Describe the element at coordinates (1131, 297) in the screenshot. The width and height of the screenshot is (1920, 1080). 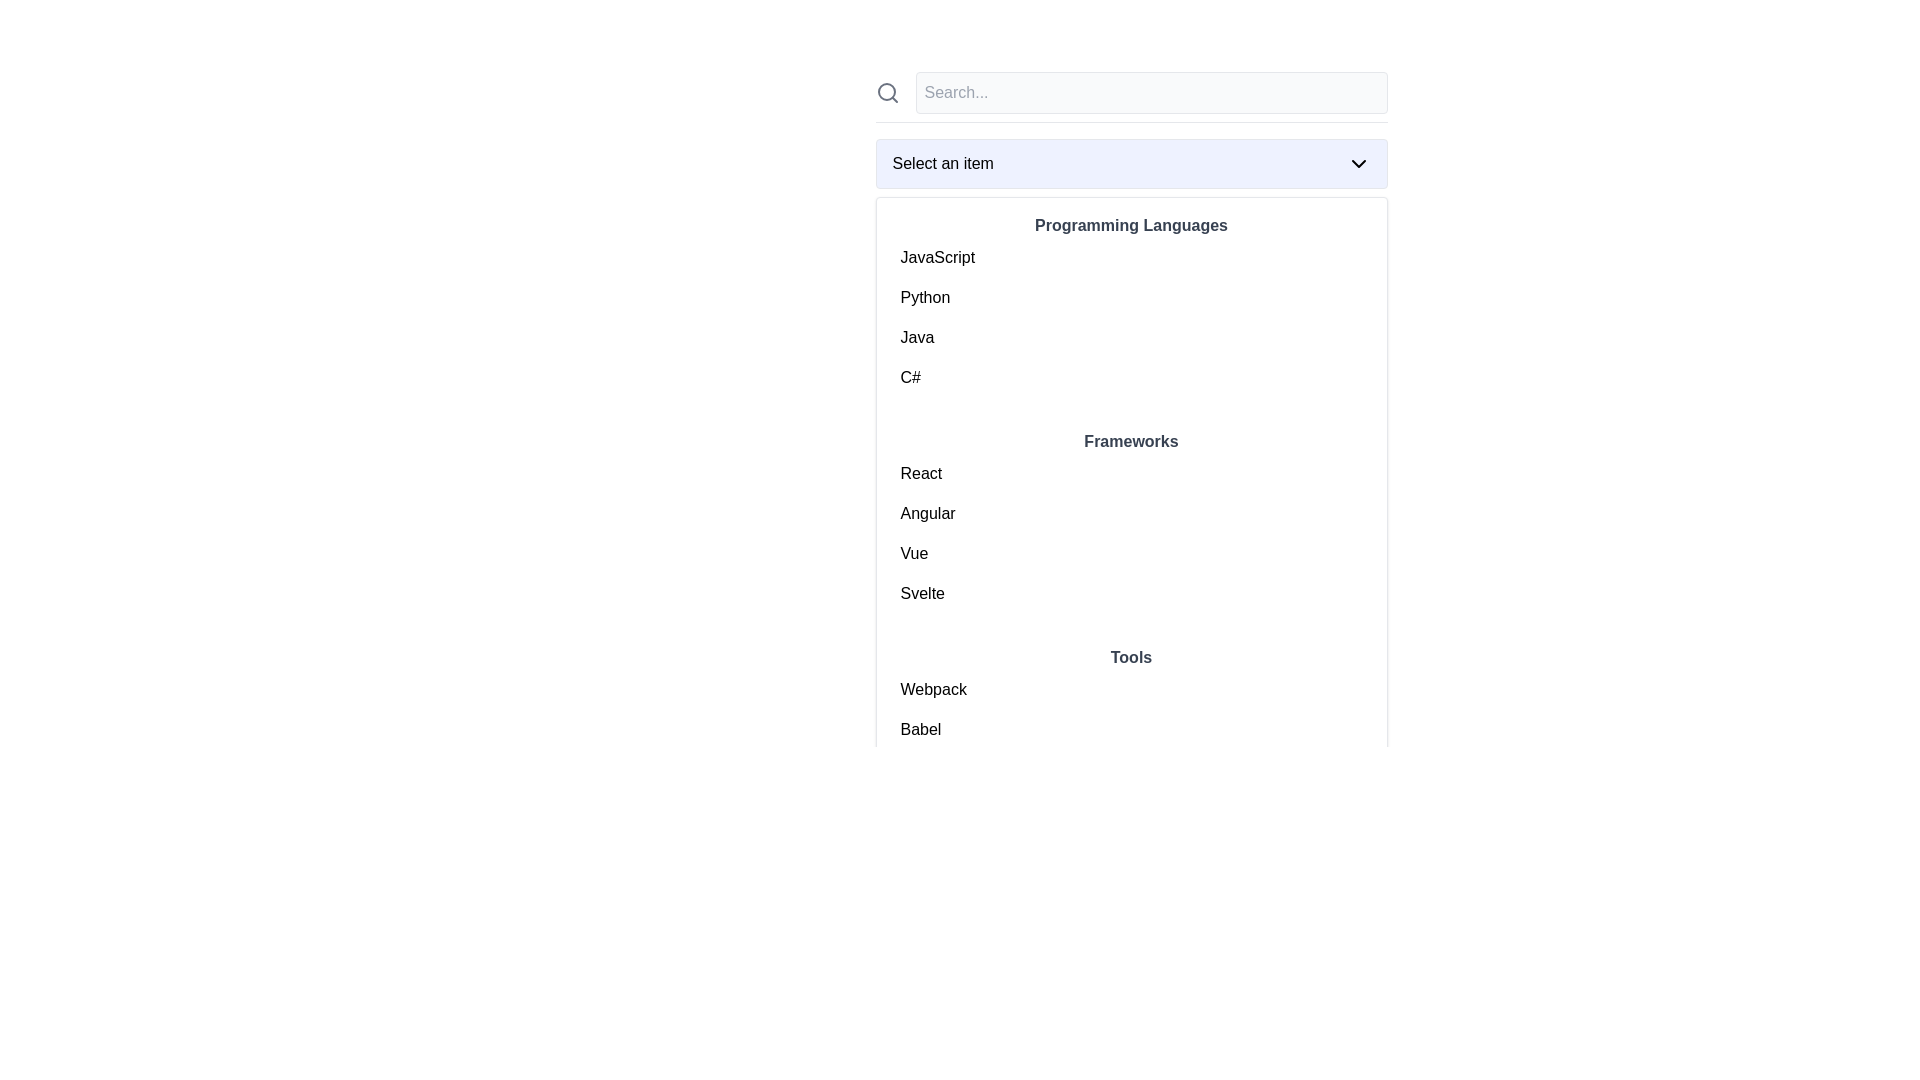
I see `the second item in the 'Programming Languages' list, which corresponds to 'Python'` at that location.